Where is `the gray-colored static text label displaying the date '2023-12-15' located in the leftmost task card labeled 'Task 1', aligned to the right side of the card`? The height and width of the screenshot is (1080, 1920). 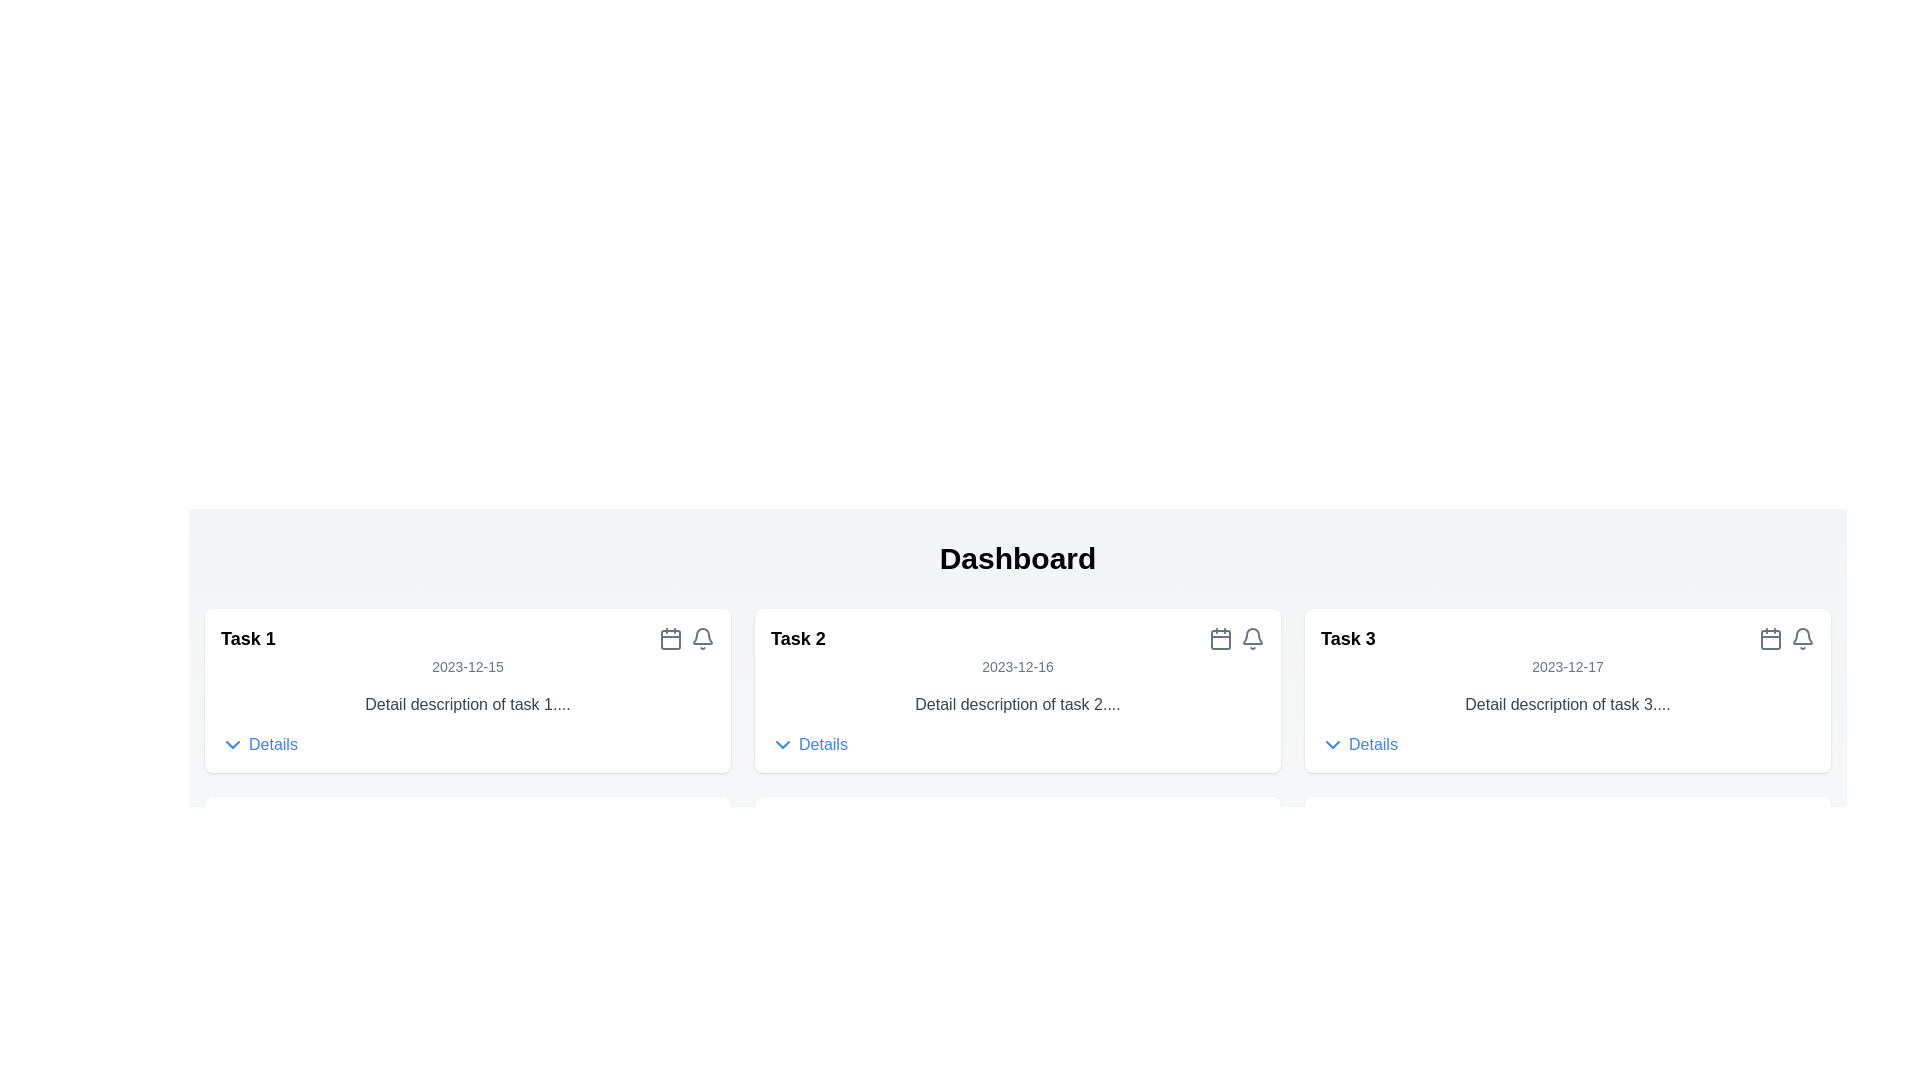
the gray-colored static text label displaying the date '2023-12-15' located in the leftmost task card labeled 'Task 1', aligned to the right side of the card is located at coordinates (466, 667).